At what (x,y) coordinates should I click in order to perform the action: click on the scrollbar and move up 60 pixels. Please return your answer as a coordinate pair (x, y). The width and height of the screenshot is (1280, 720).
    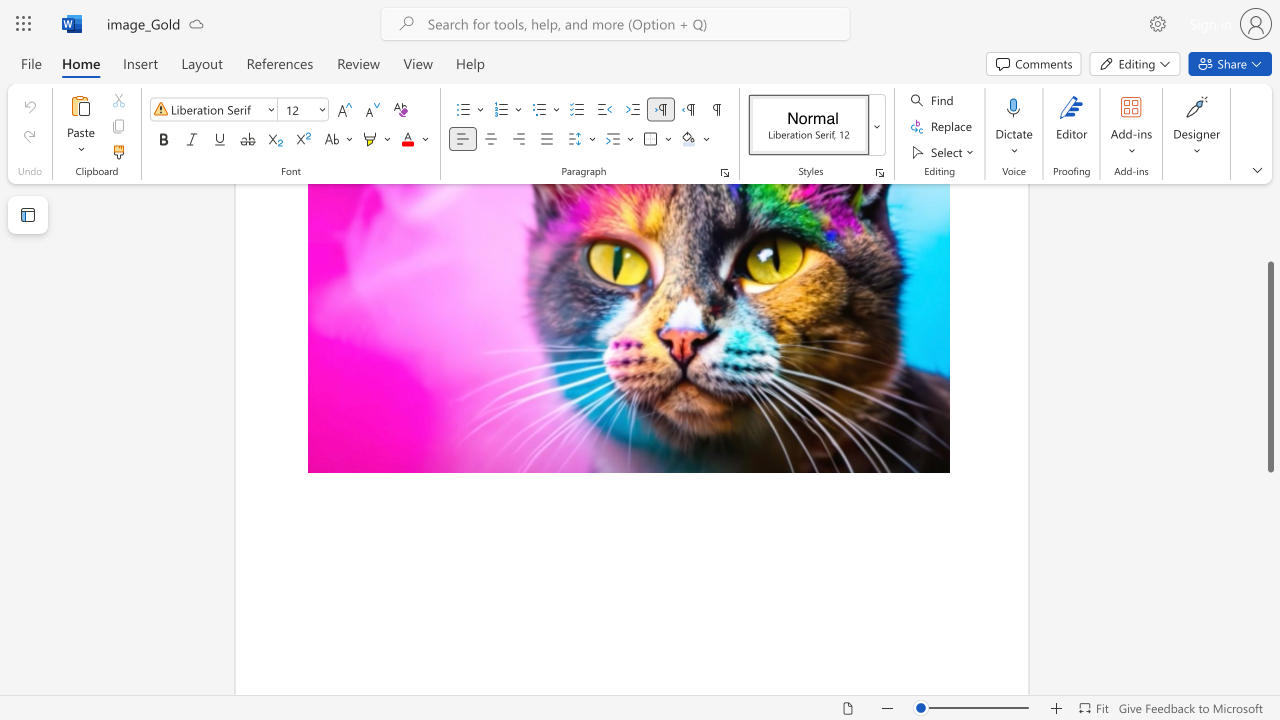
    Looking at the image, I should click on (1269, 381).